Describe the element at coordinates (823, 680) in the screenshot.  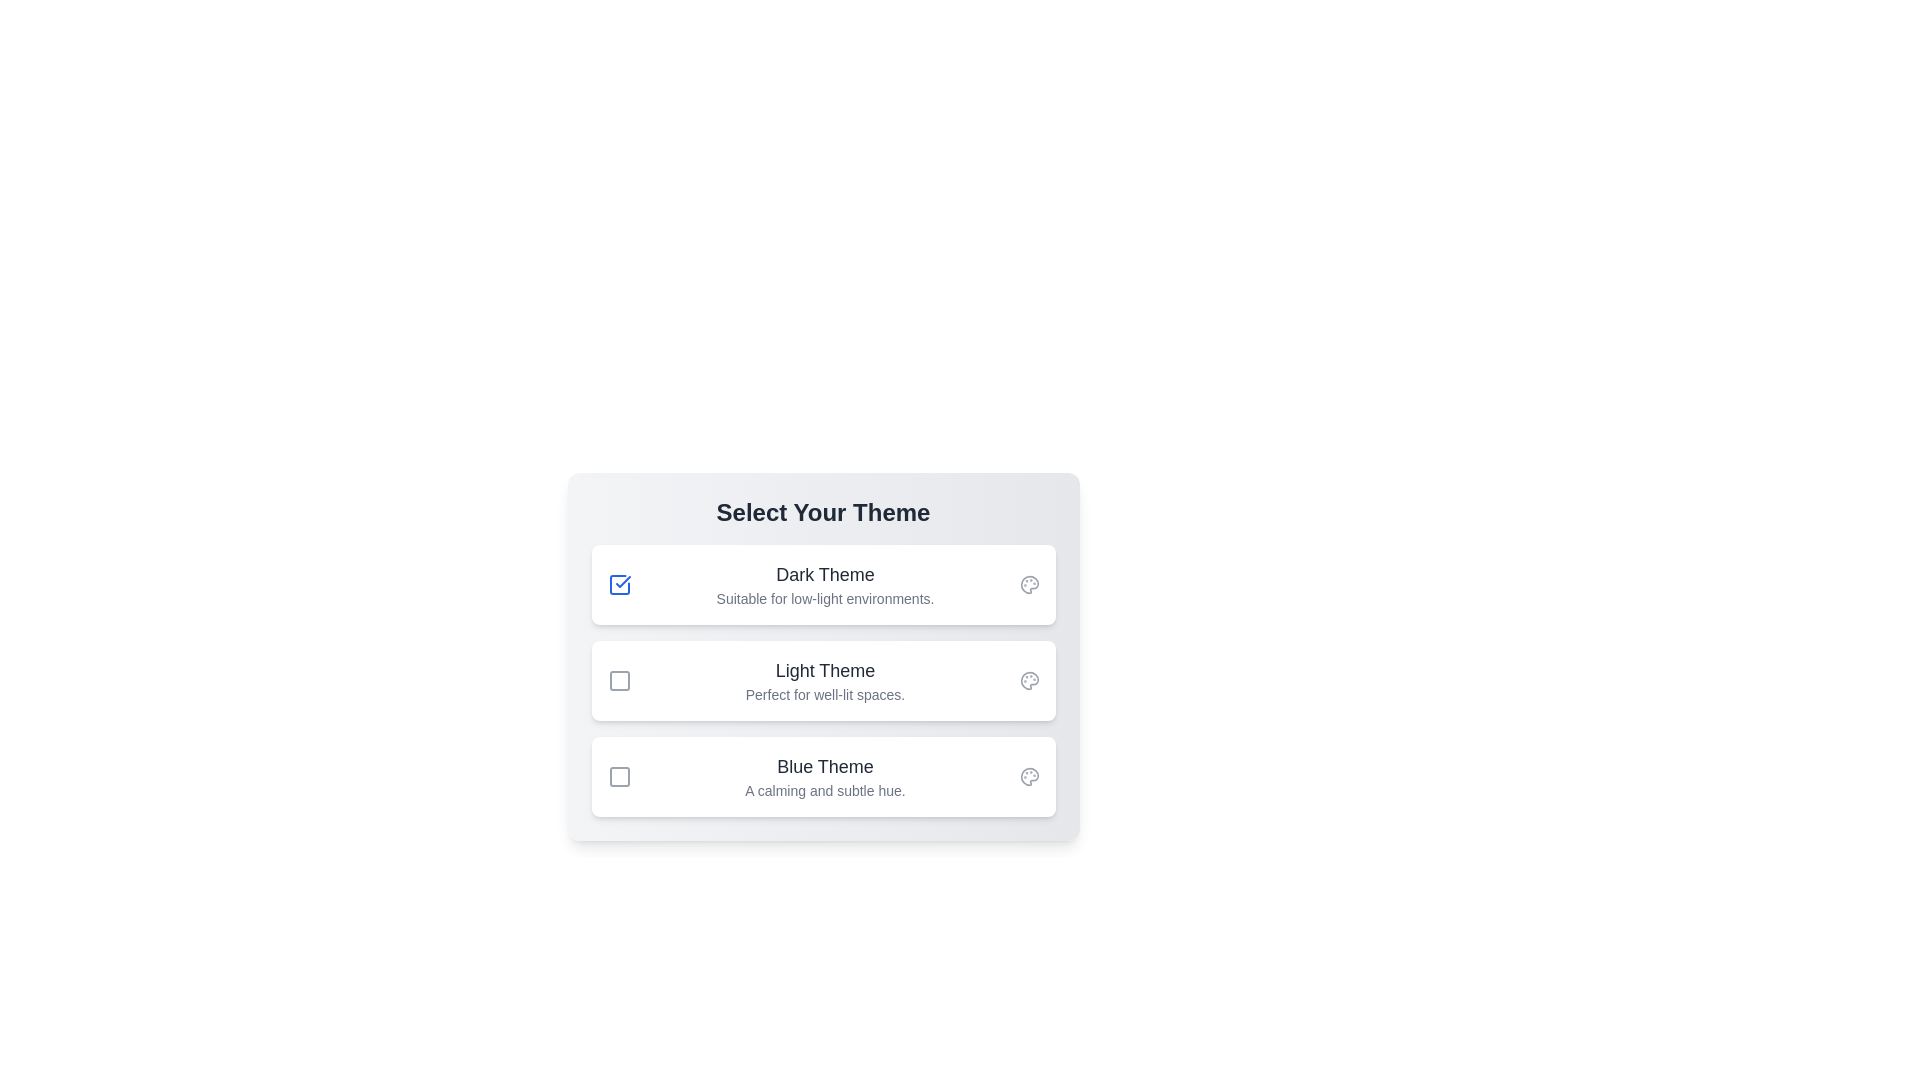
I see `the description of the theme titled 'Light Theme'` at that location.